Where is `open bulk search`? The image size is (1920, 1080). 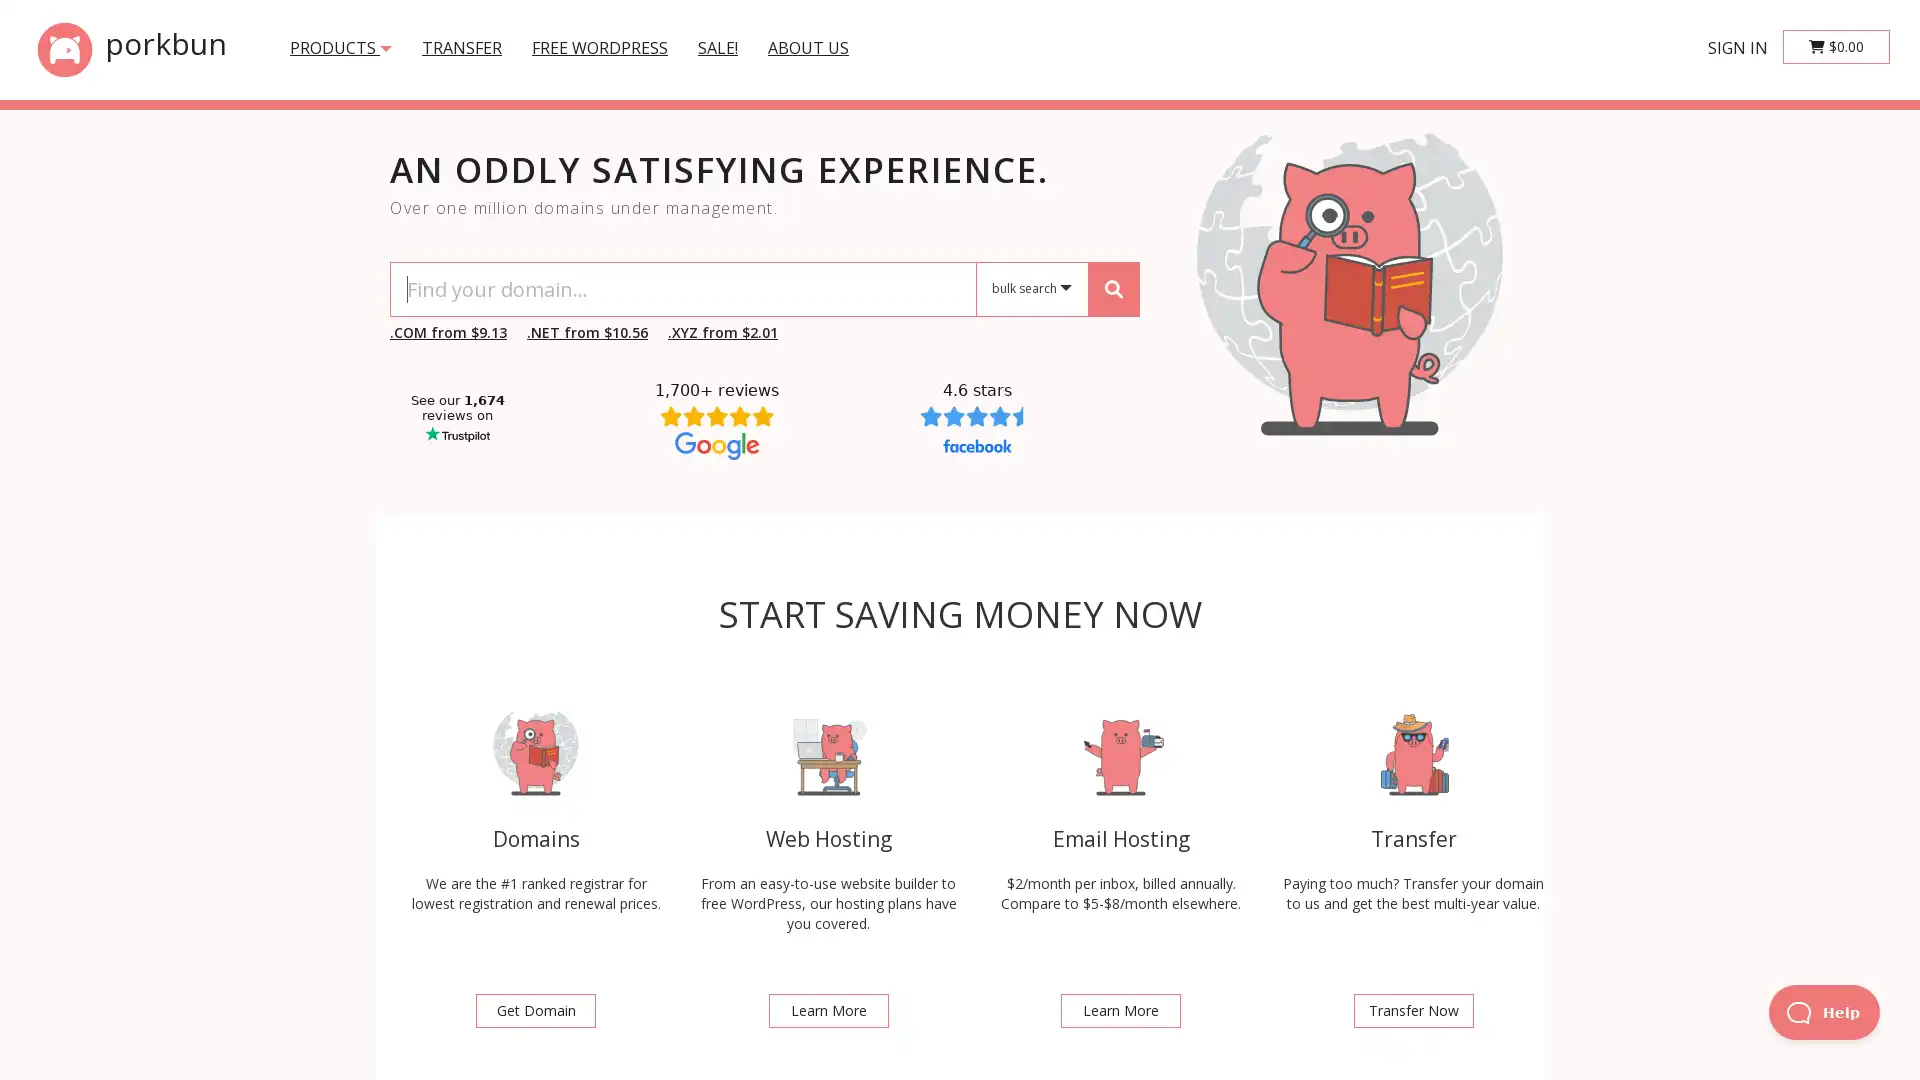 open bulk search is located at coordinates (1032, 289).